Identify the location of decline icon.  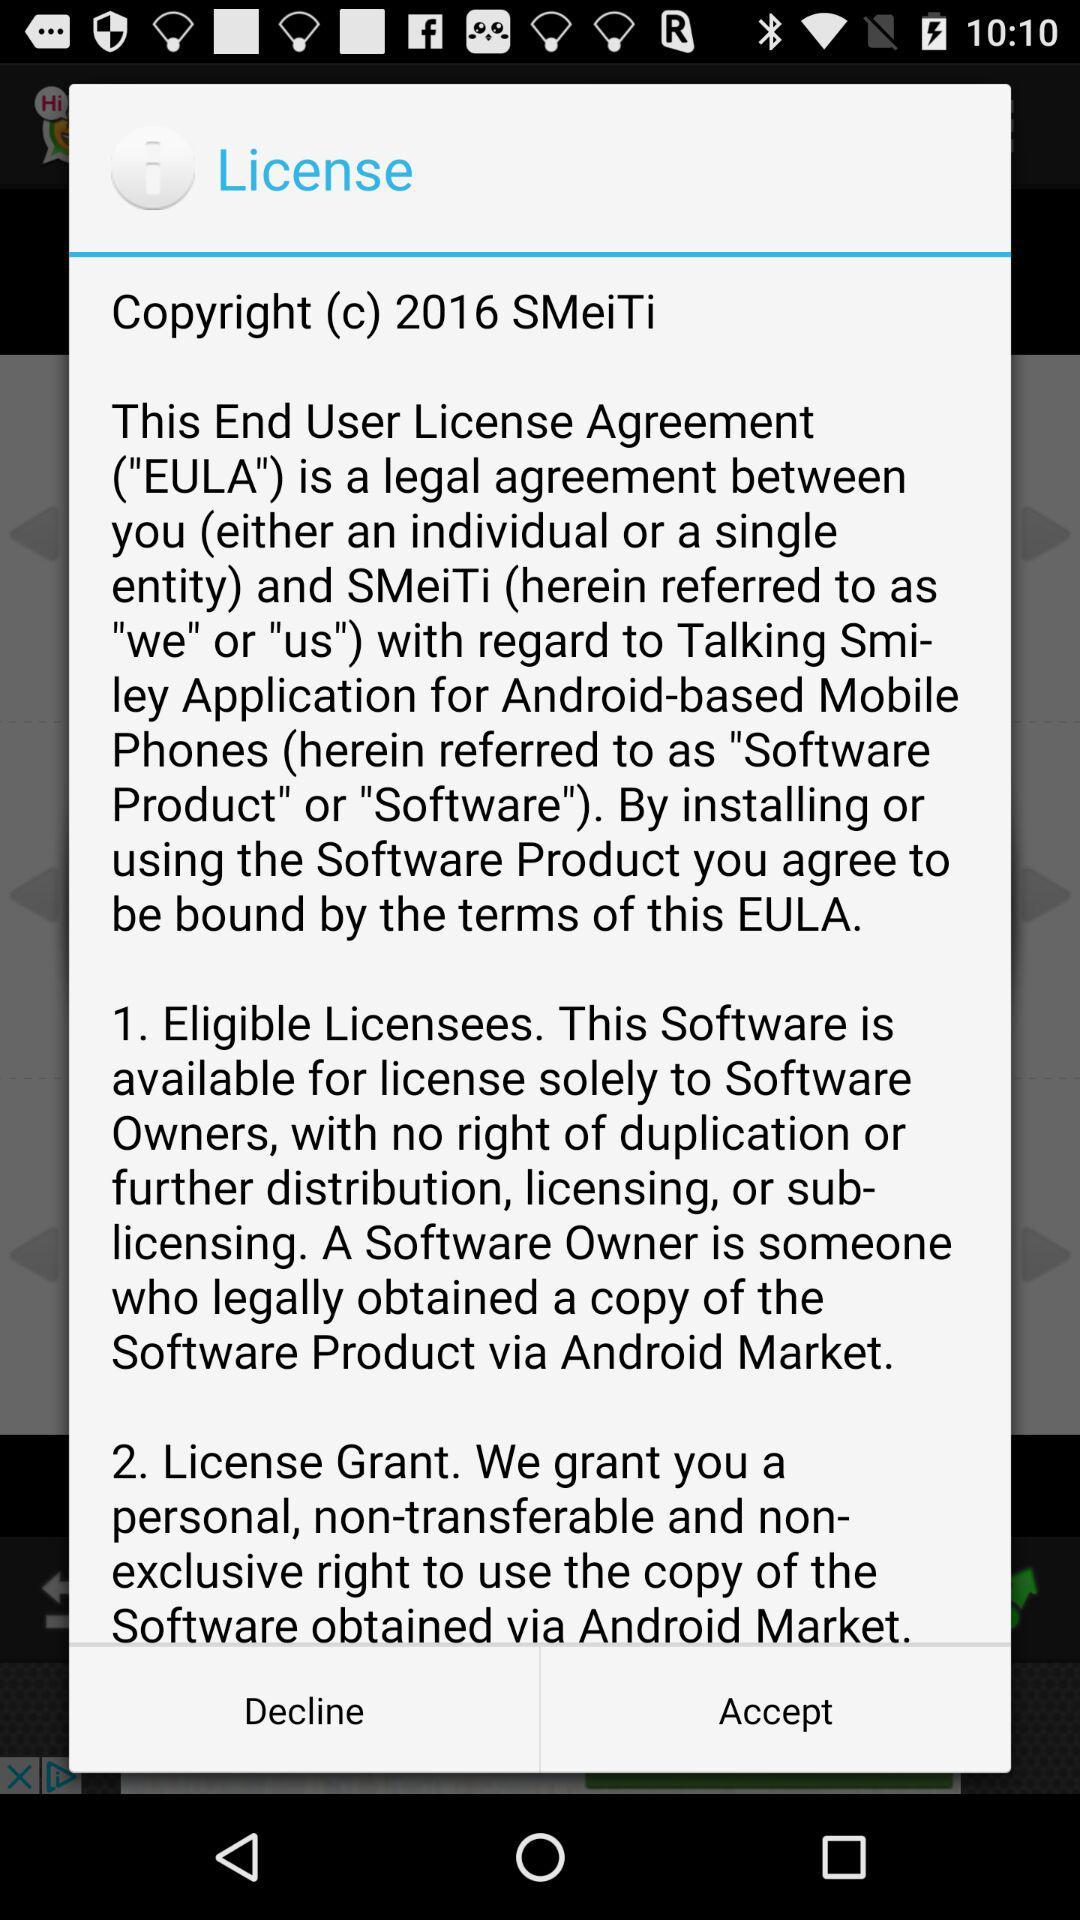
(304, 1708).